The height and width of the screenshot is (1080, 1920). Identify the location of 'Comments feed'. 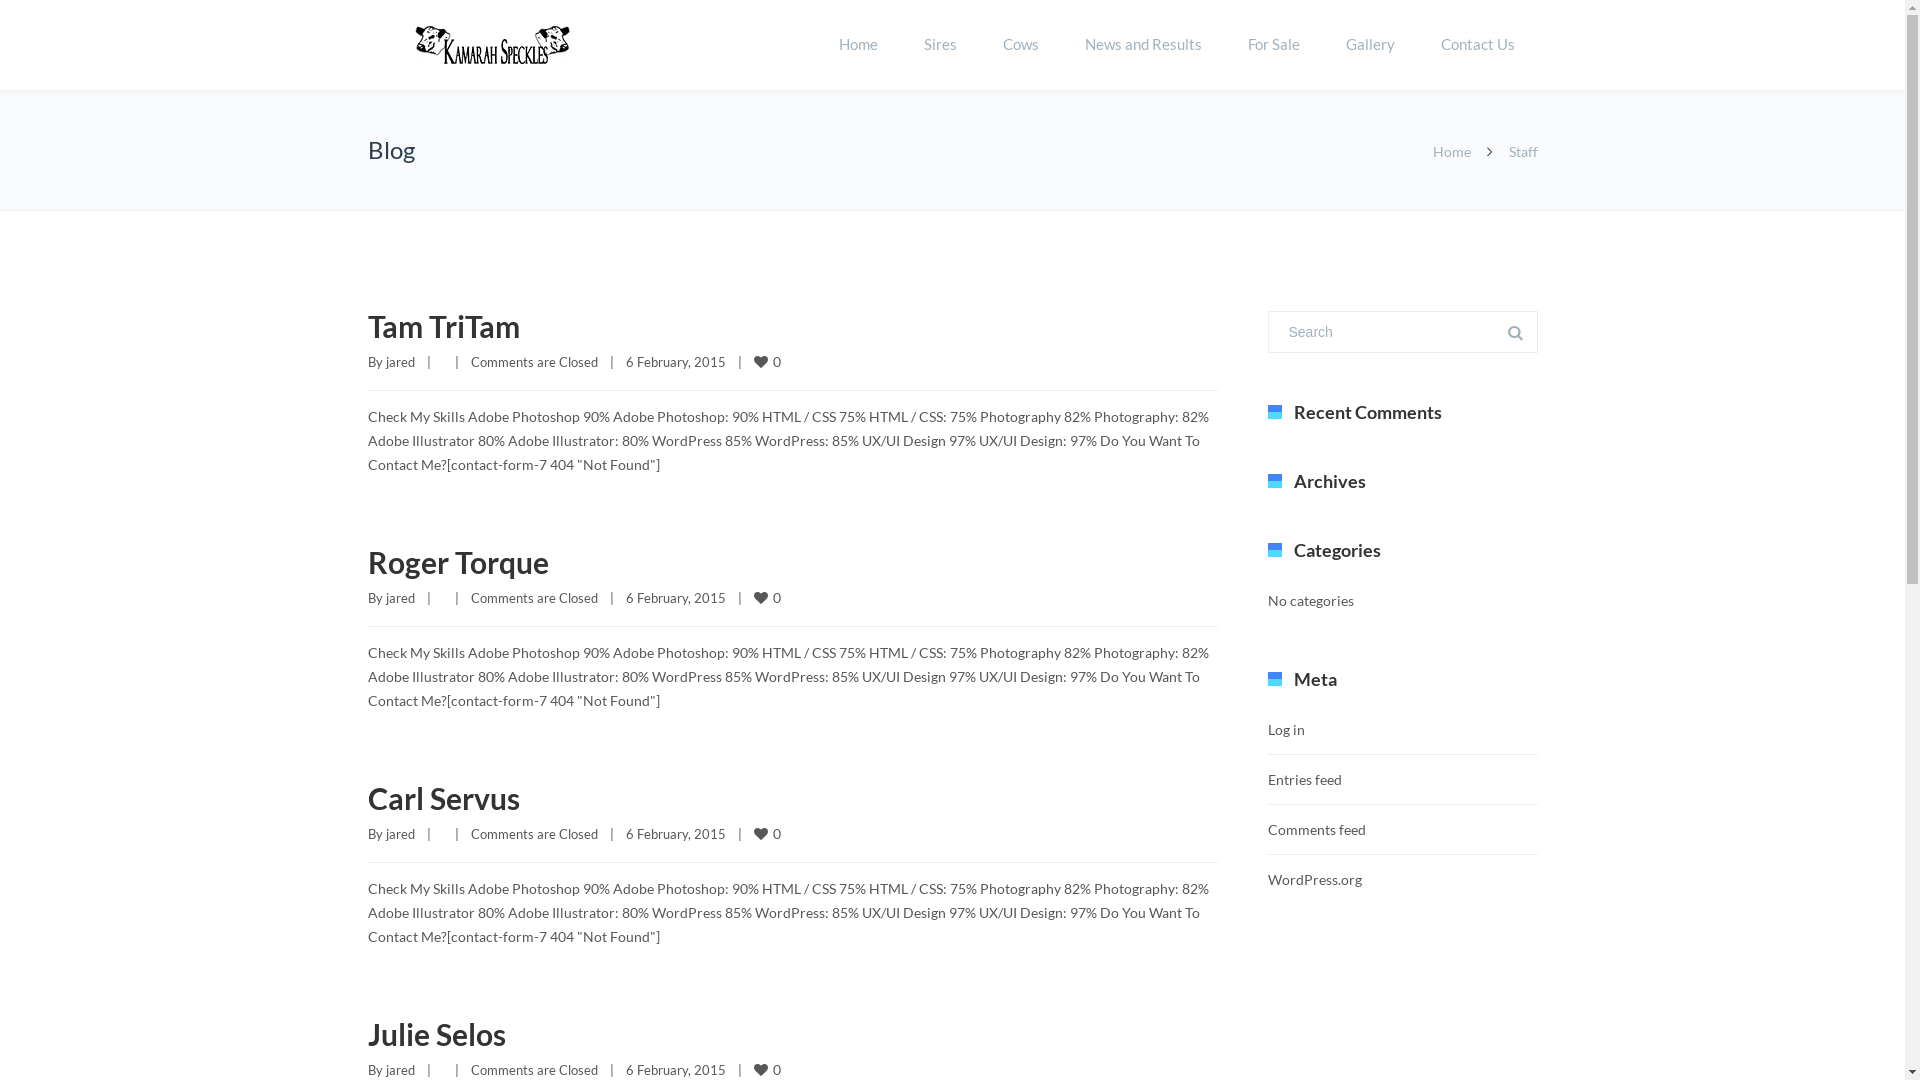
(1316, 829).